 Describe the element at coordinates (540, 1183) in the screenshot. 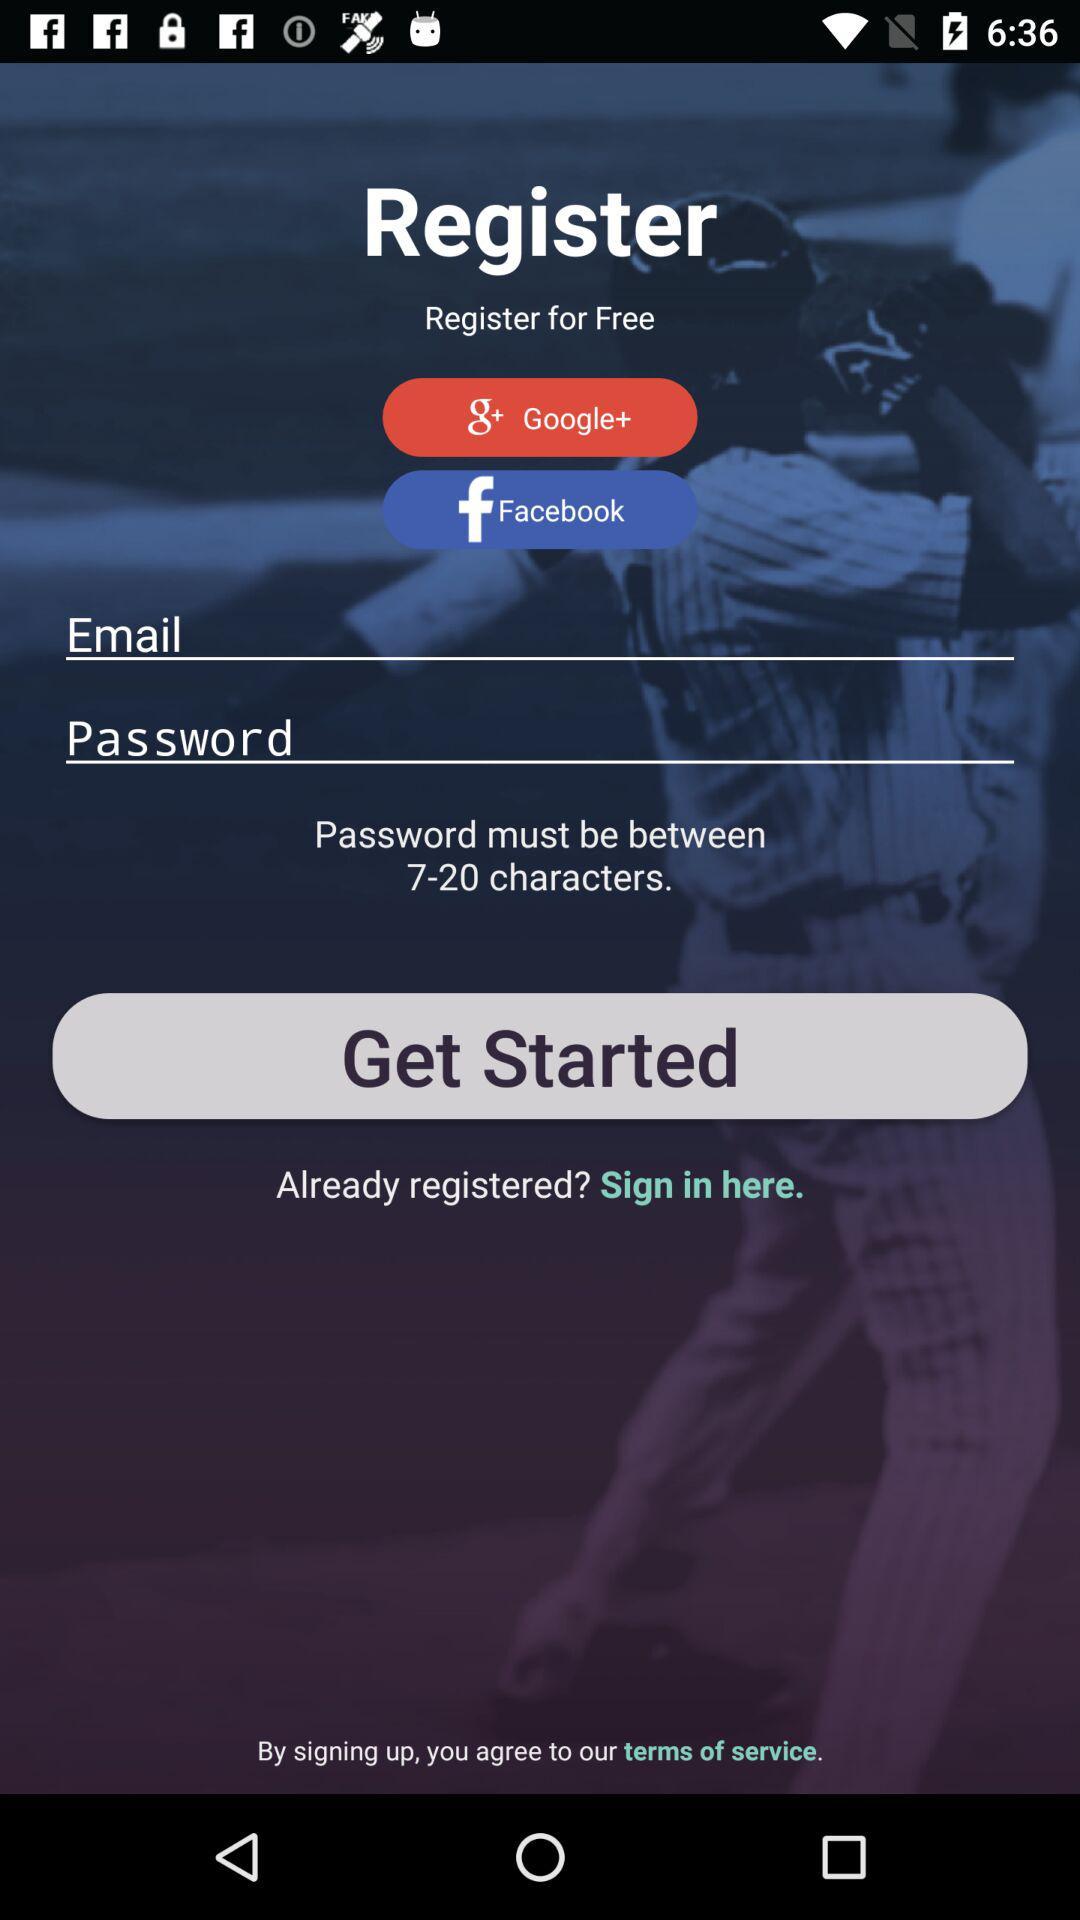

I see `the already registered sign app` at that location.